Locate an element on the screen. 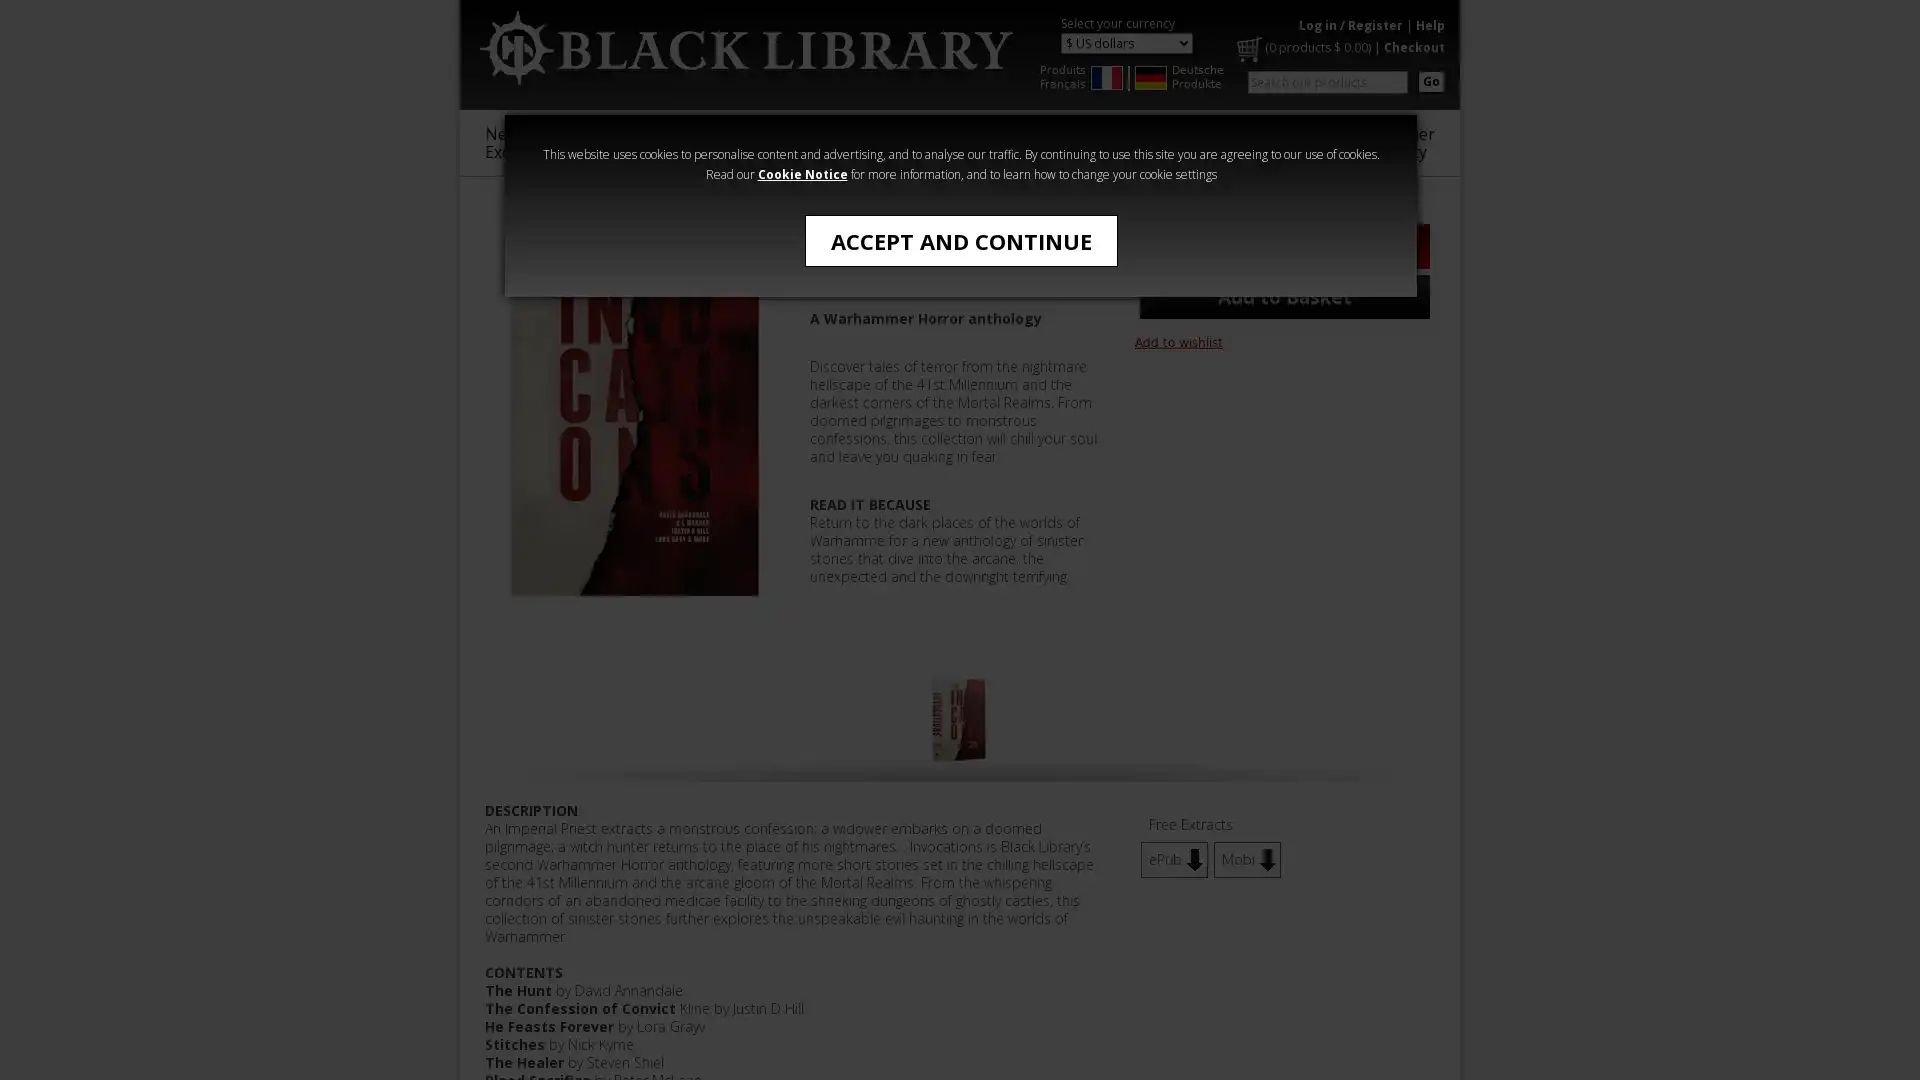  Go is located at coordinates (1430, 80).